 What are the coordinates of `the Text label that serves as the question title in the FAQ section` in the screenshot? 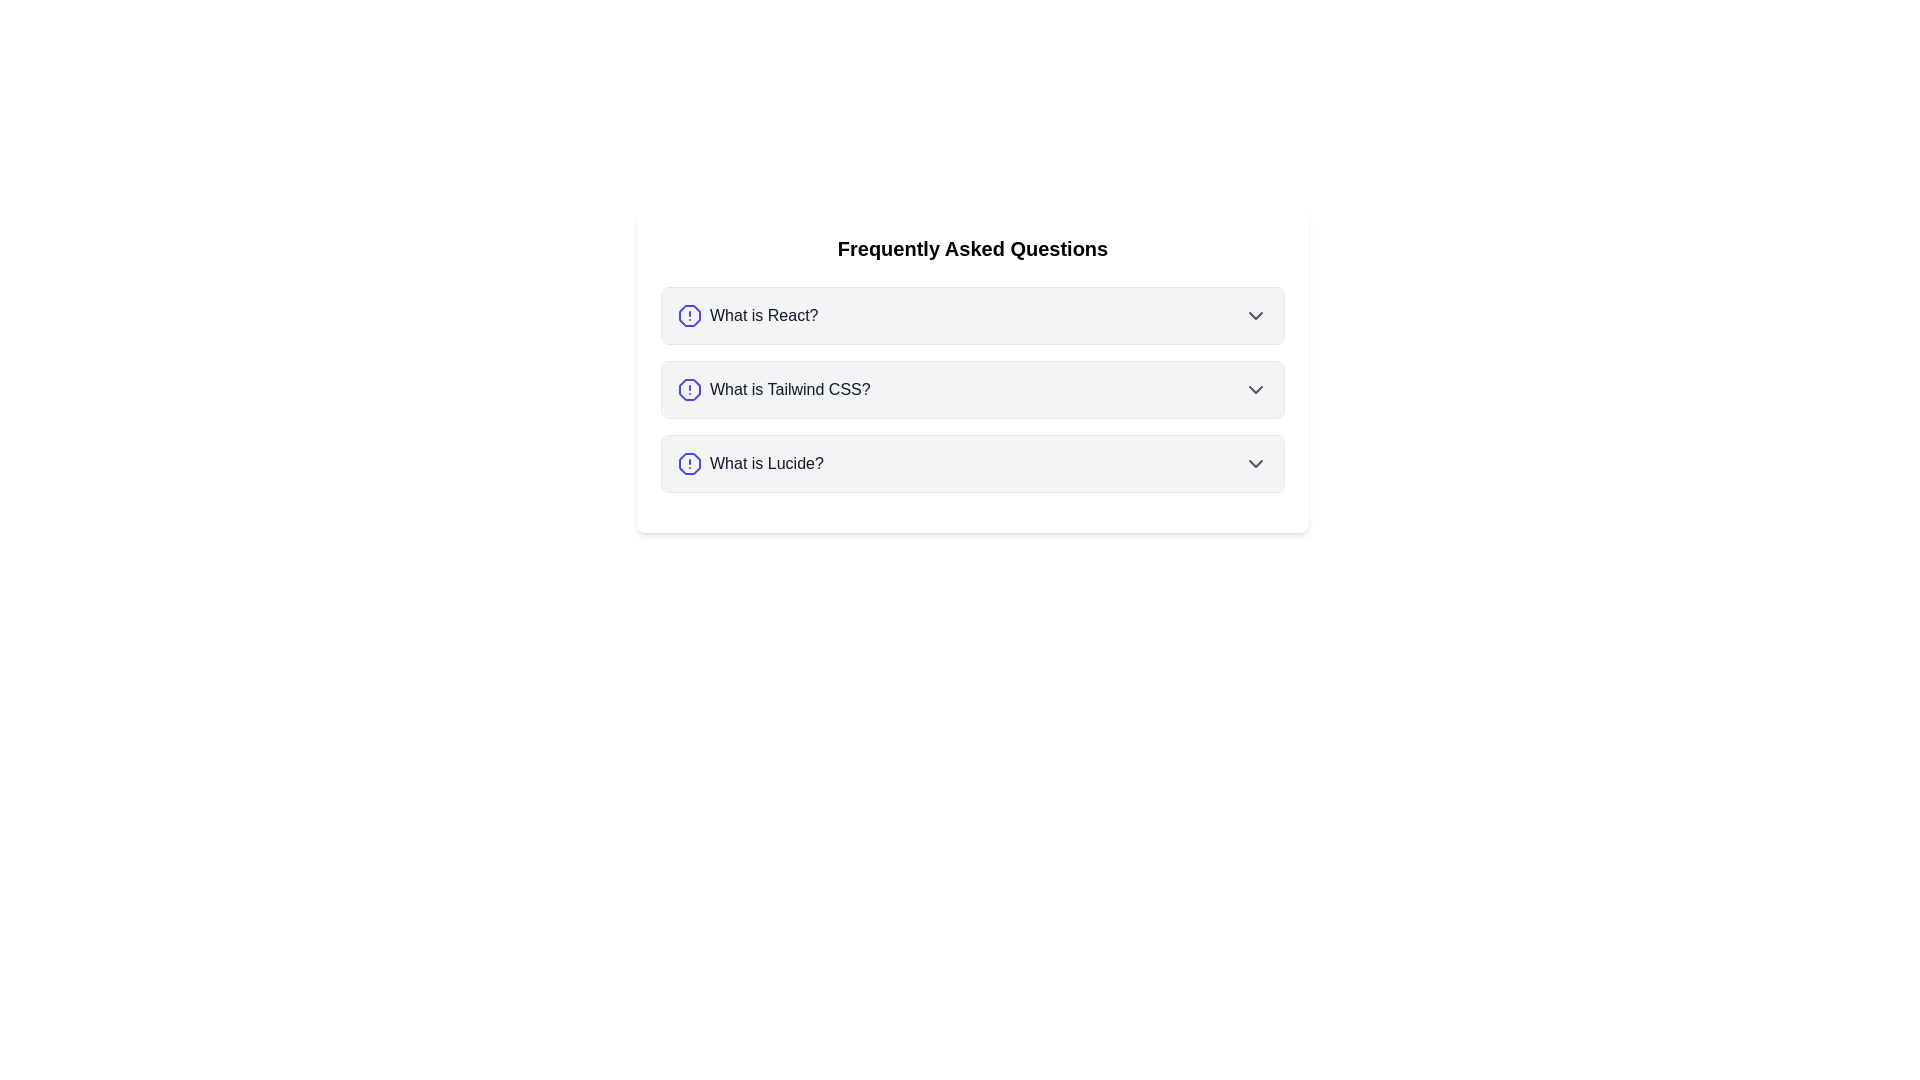 It's located at (763, 315).